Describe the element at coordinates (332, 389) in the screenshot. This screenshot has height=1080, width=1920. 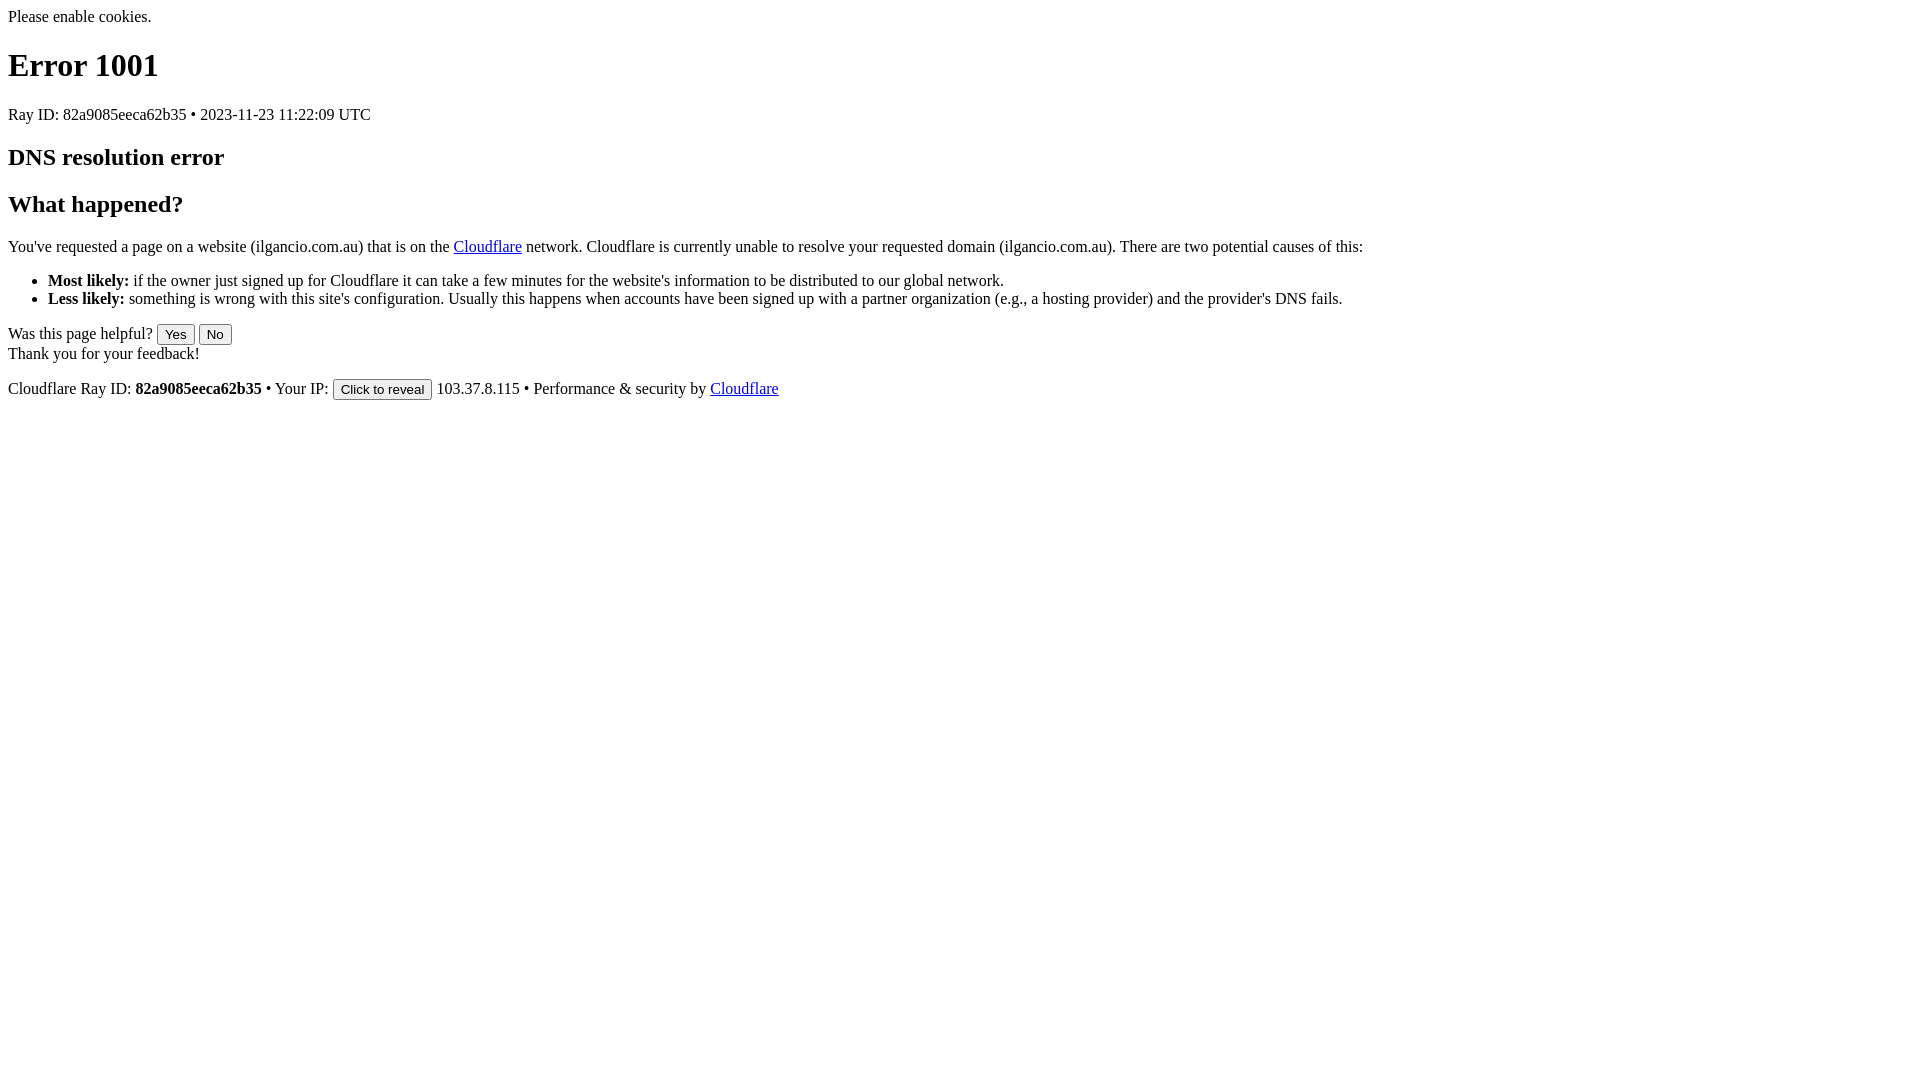
I see `'Click to reveal'` at that location.